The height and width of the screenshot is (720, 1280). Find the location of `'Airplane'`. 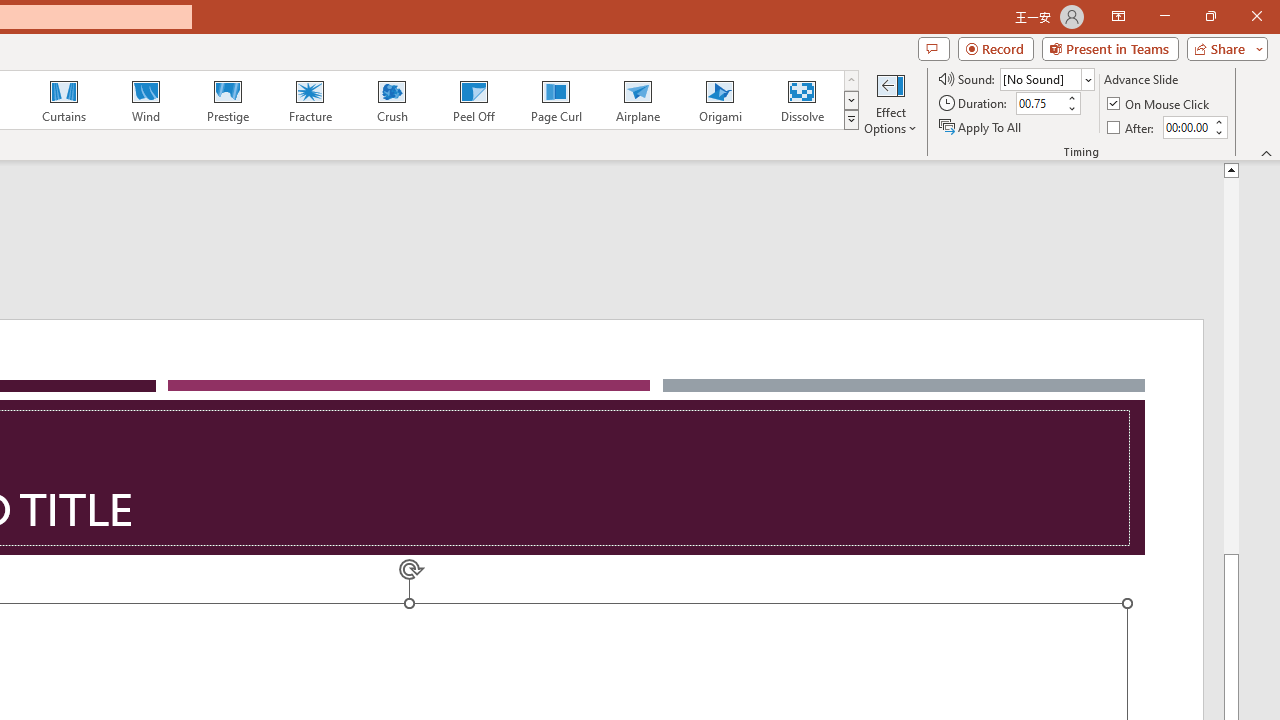

'Airplane' is located at coordinates (636, 100).